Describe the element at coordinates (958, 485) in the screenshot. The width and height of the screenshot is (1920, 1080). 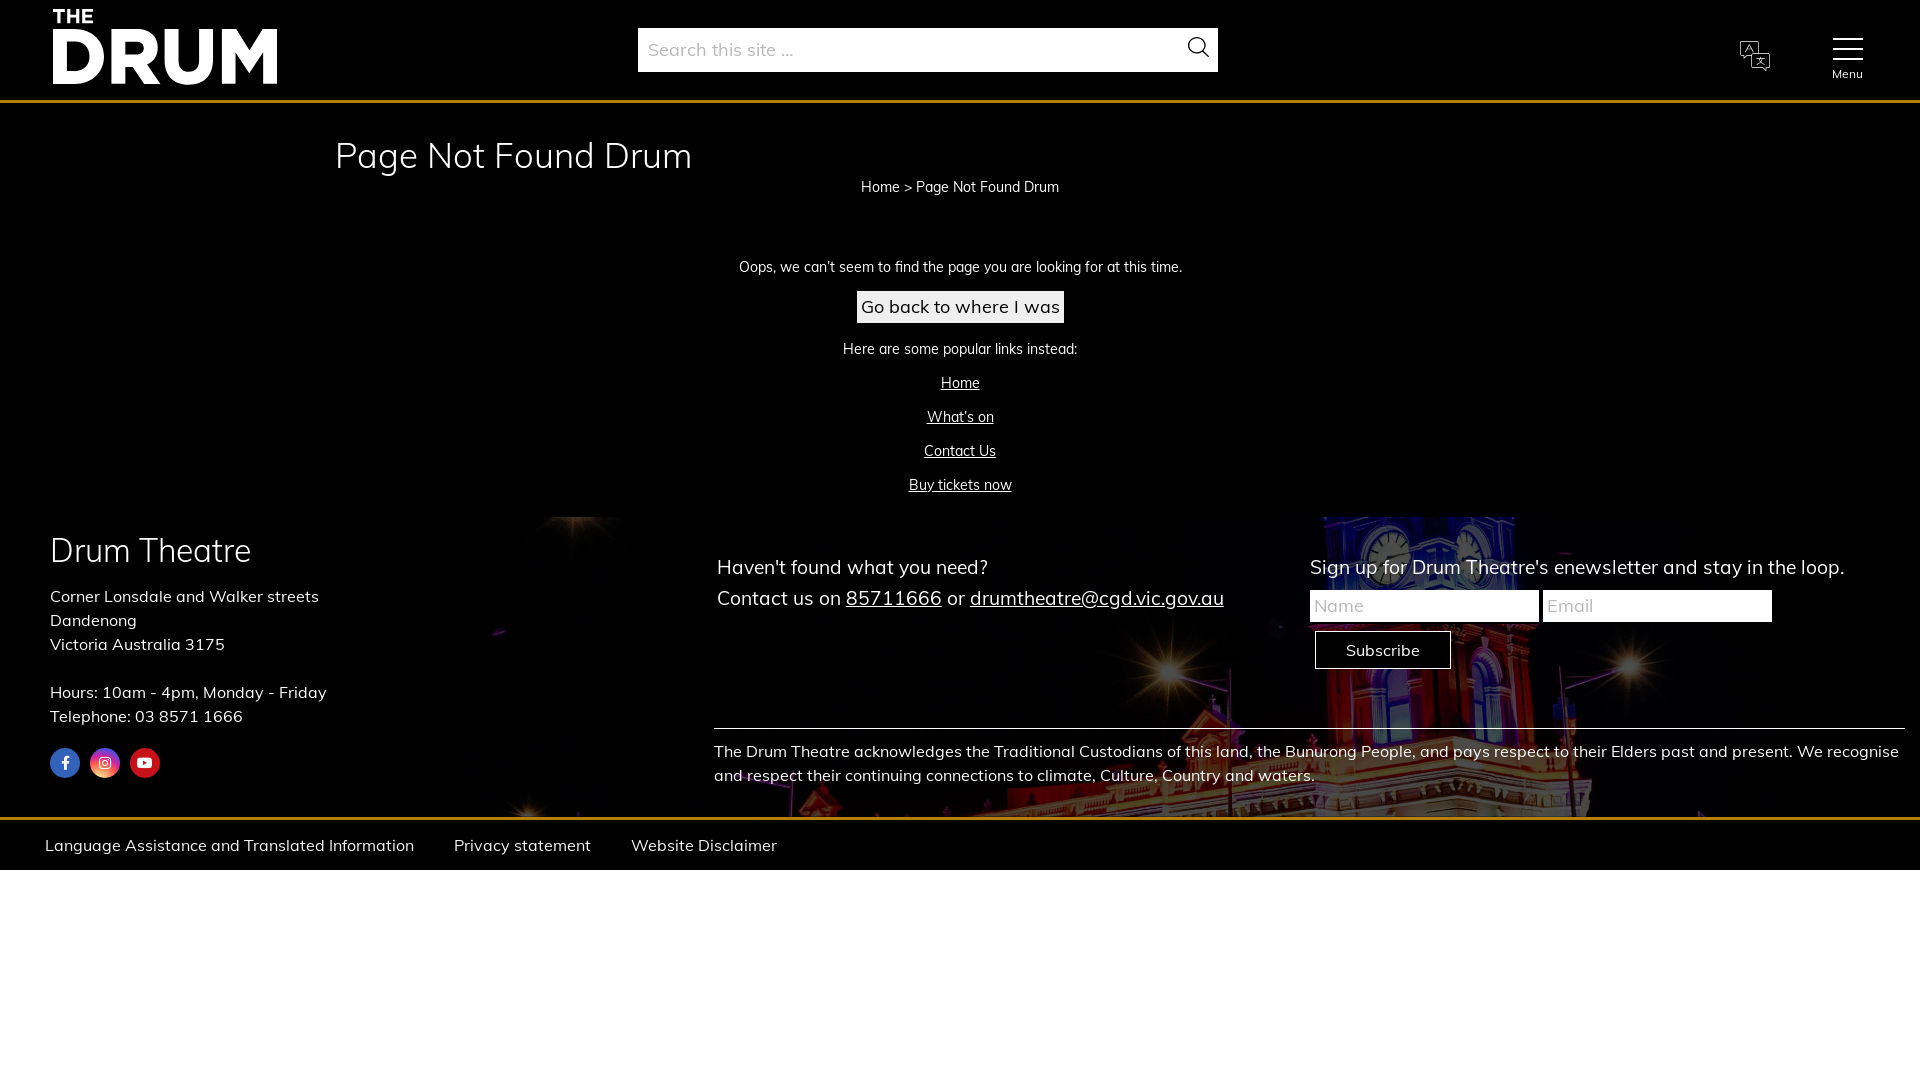
I see `'Buy tickets now'` at that location.